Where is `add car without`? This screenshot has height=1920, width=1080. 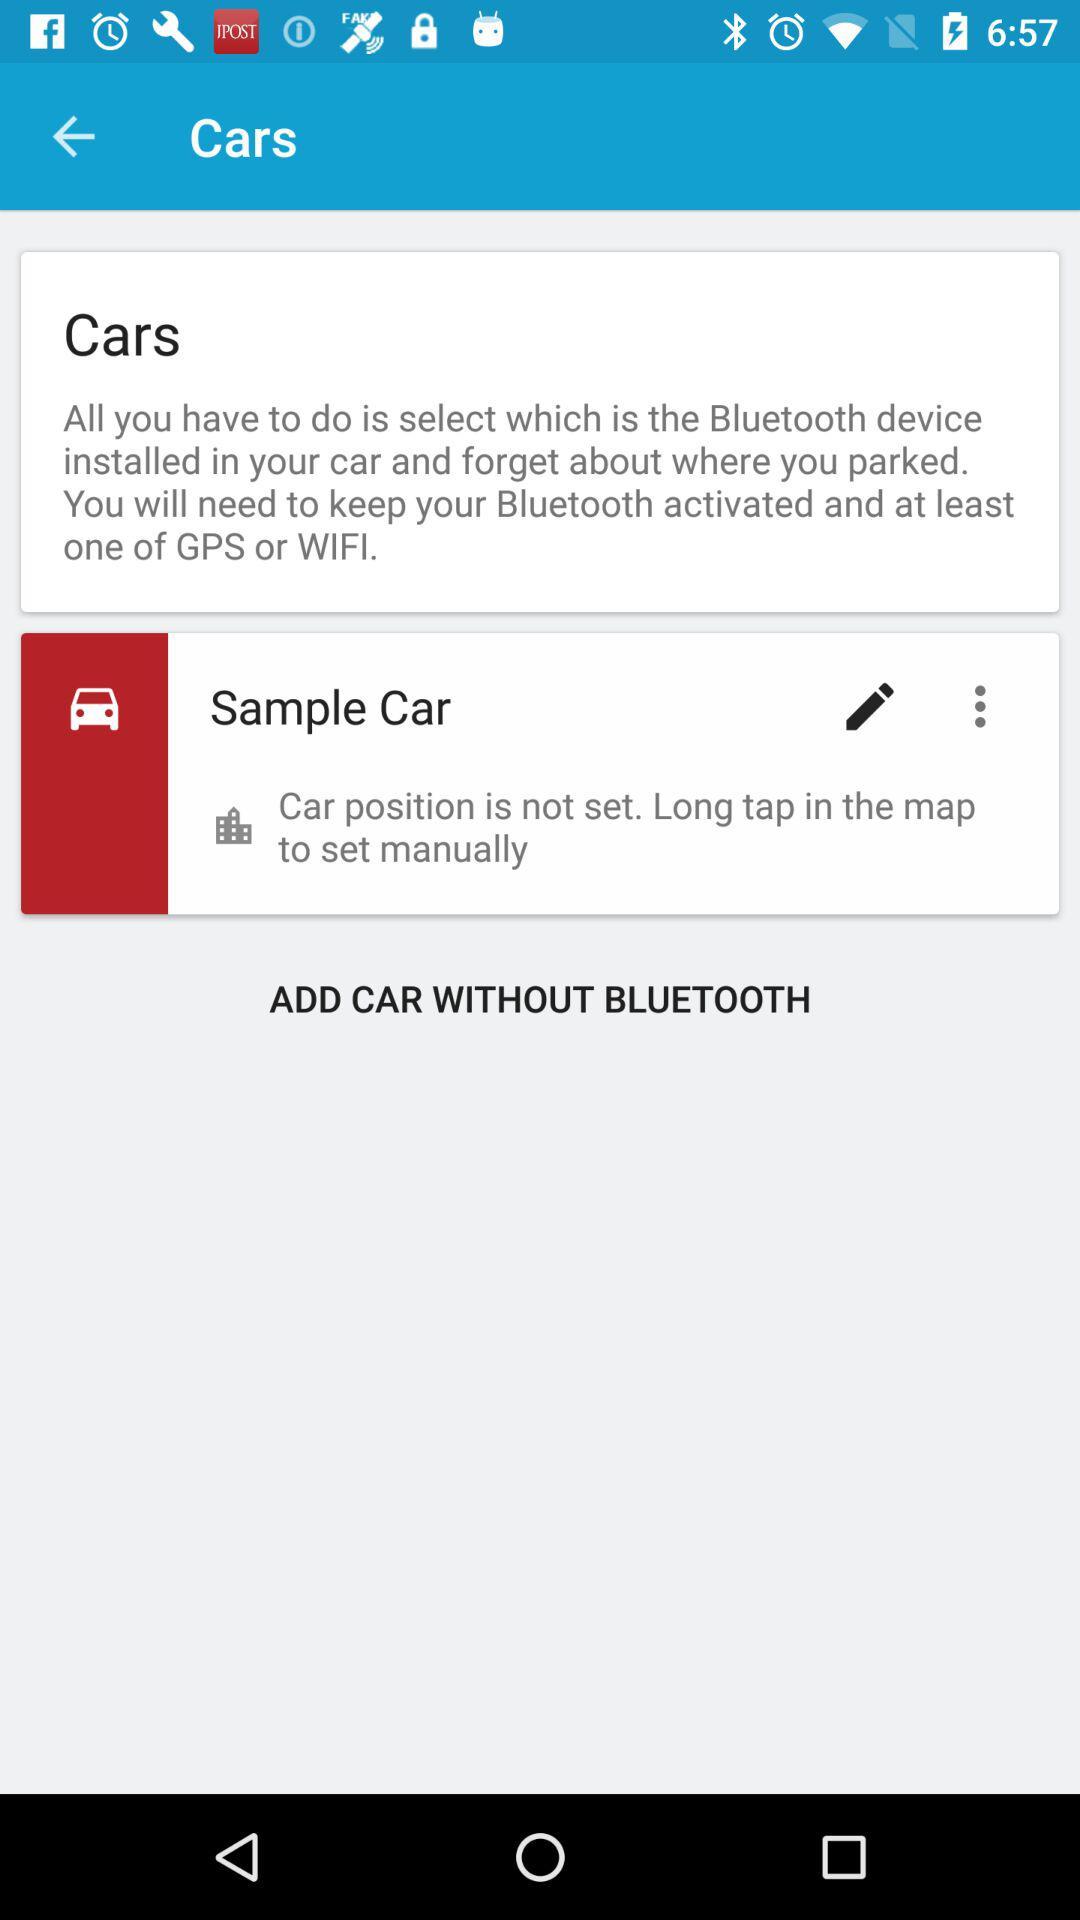
add car without is located at coordinates (540, 998).